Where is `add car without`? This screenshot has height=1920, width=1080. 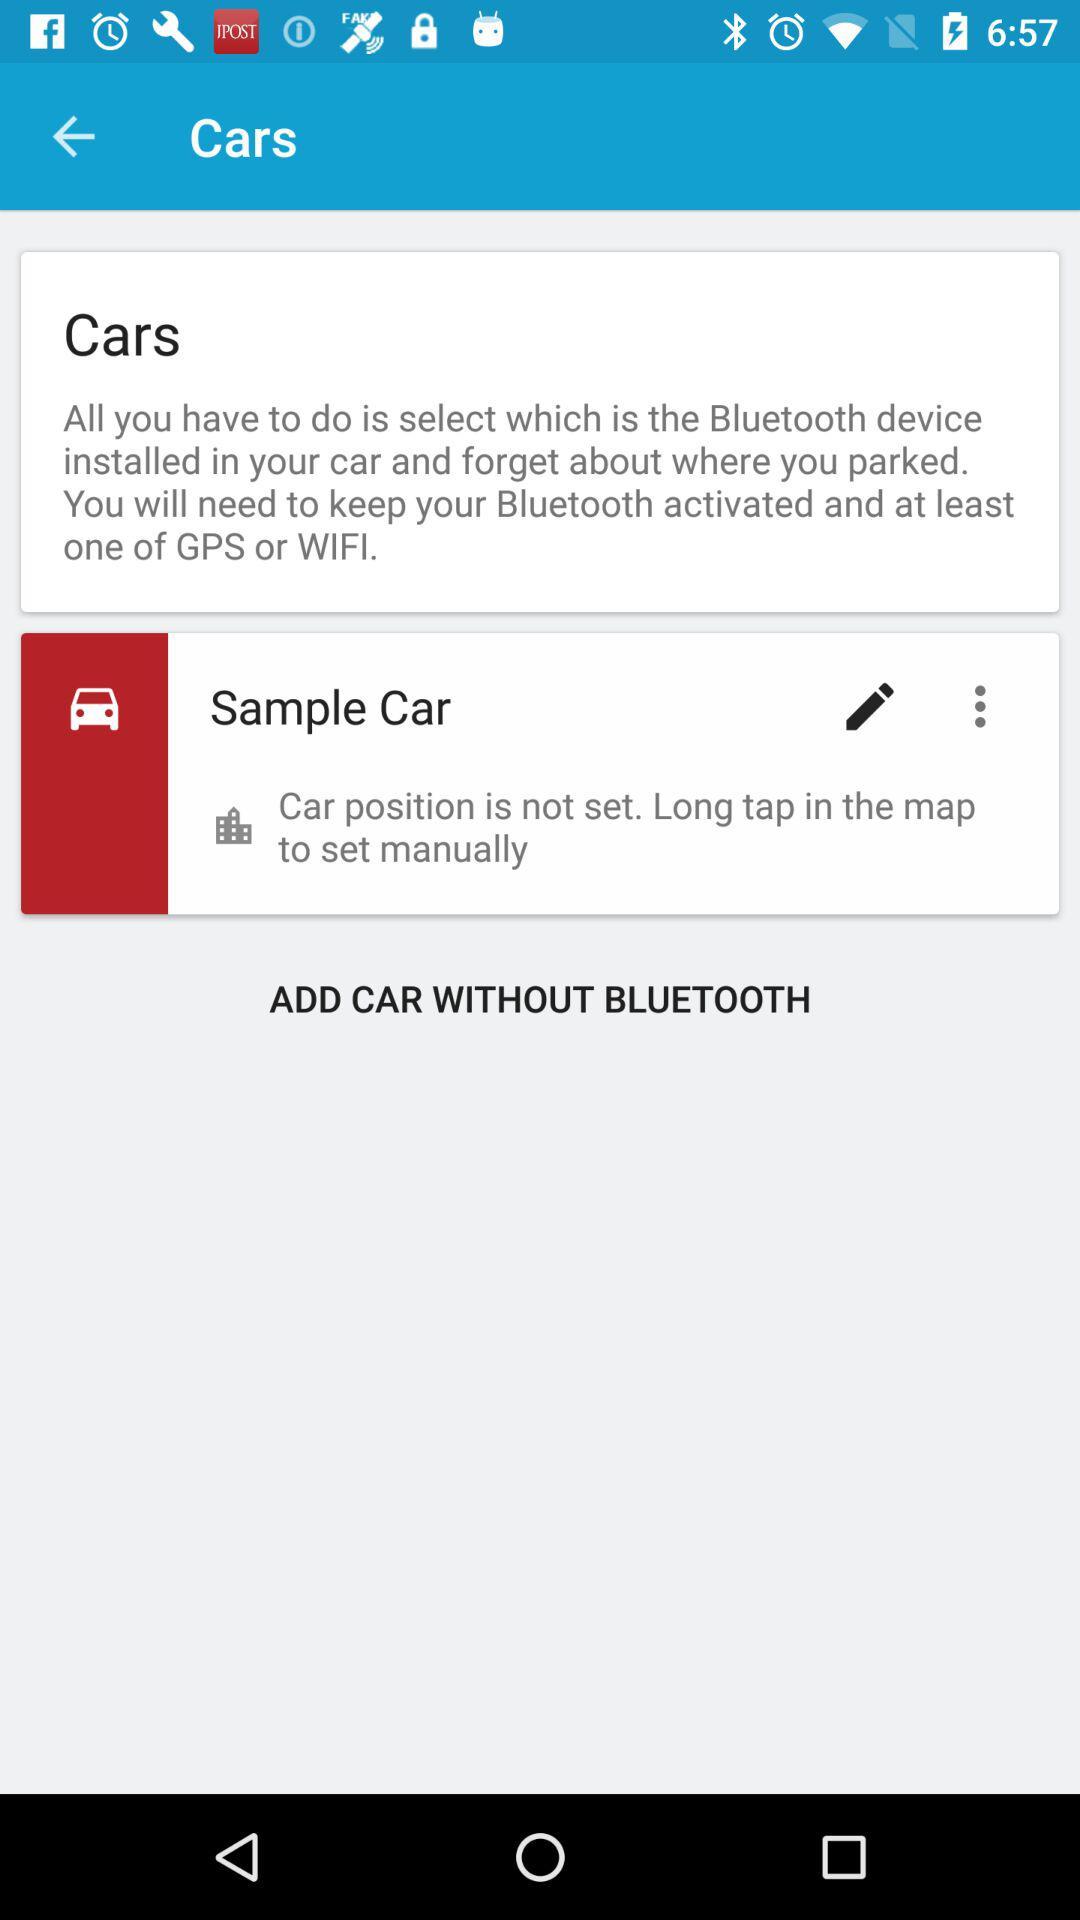
add car without is located at coordinates (540, 998).